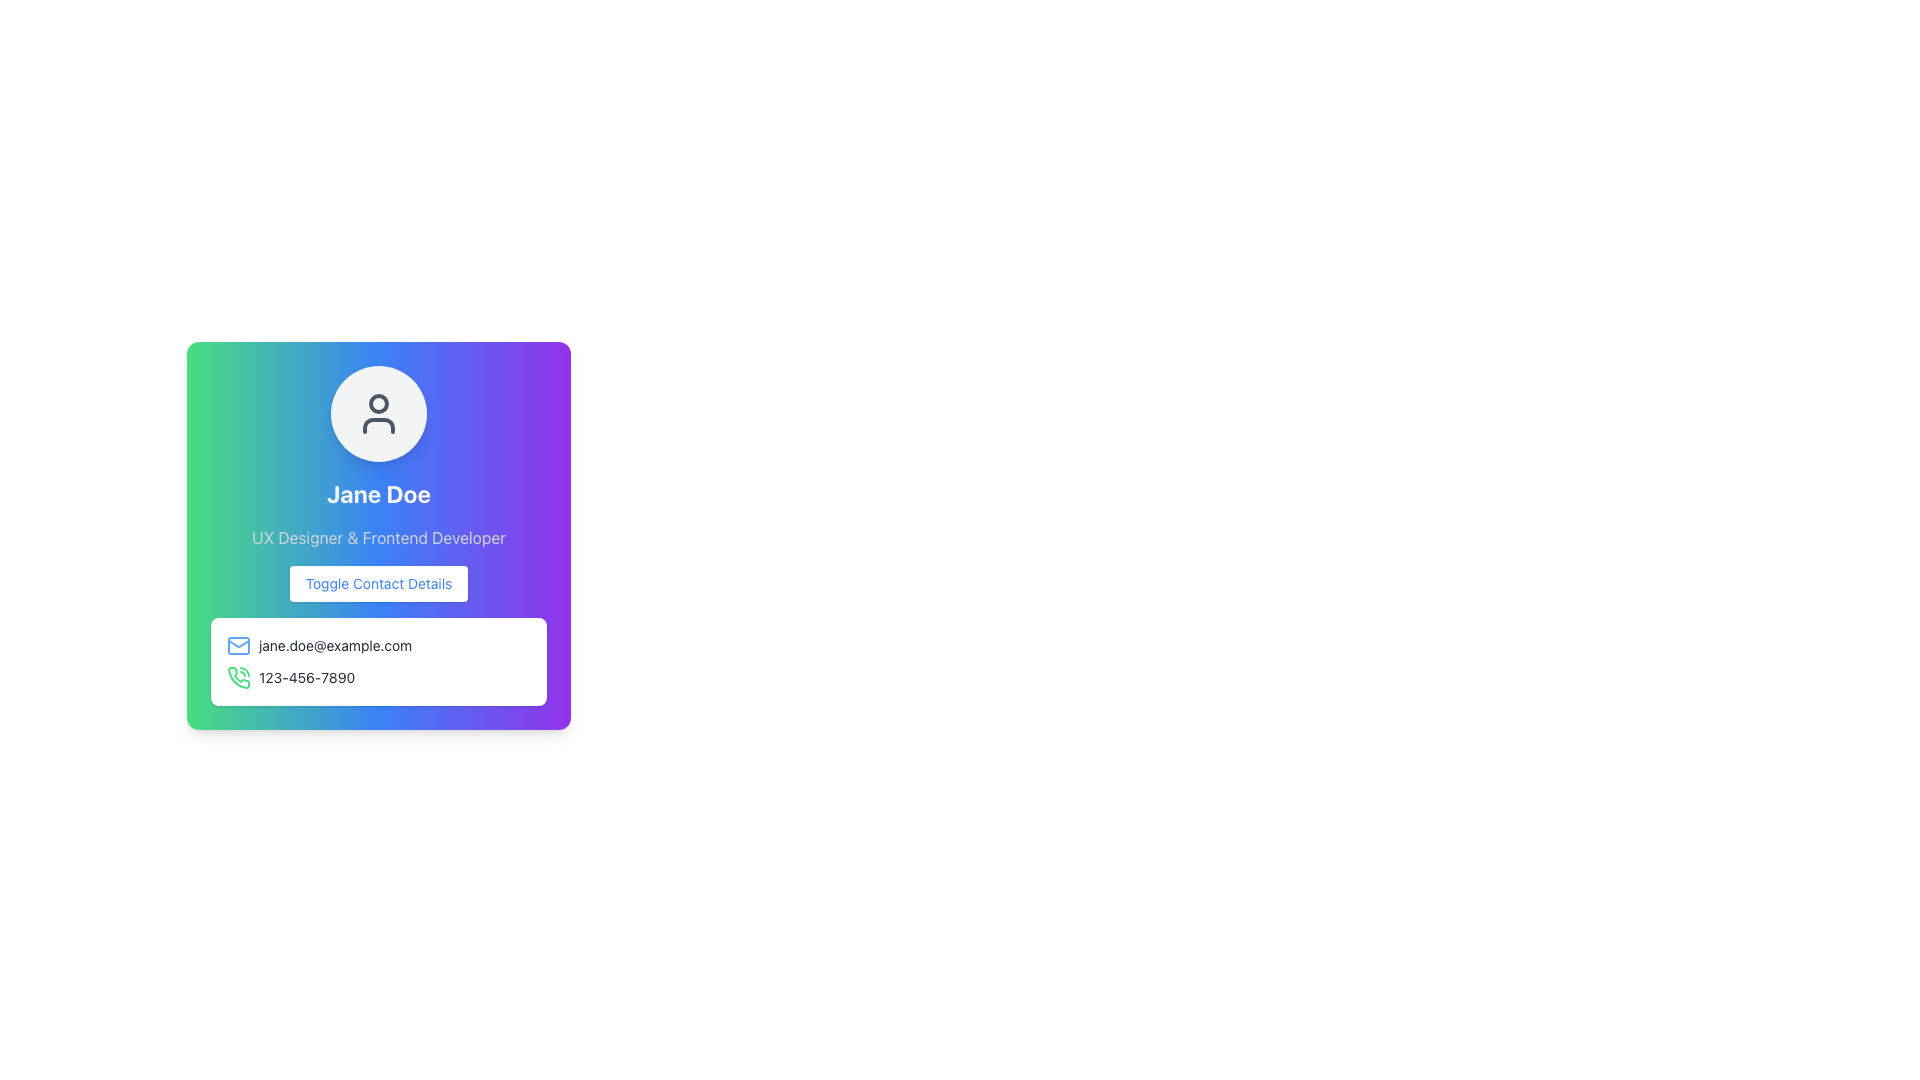 This screenshot has width=1920, height=1080. I want to click on the green phone icon representing Jane Doe's contact information located in the lower part of the profile card, adjacent to the phone number '123-456-7890', so click(239, 676).